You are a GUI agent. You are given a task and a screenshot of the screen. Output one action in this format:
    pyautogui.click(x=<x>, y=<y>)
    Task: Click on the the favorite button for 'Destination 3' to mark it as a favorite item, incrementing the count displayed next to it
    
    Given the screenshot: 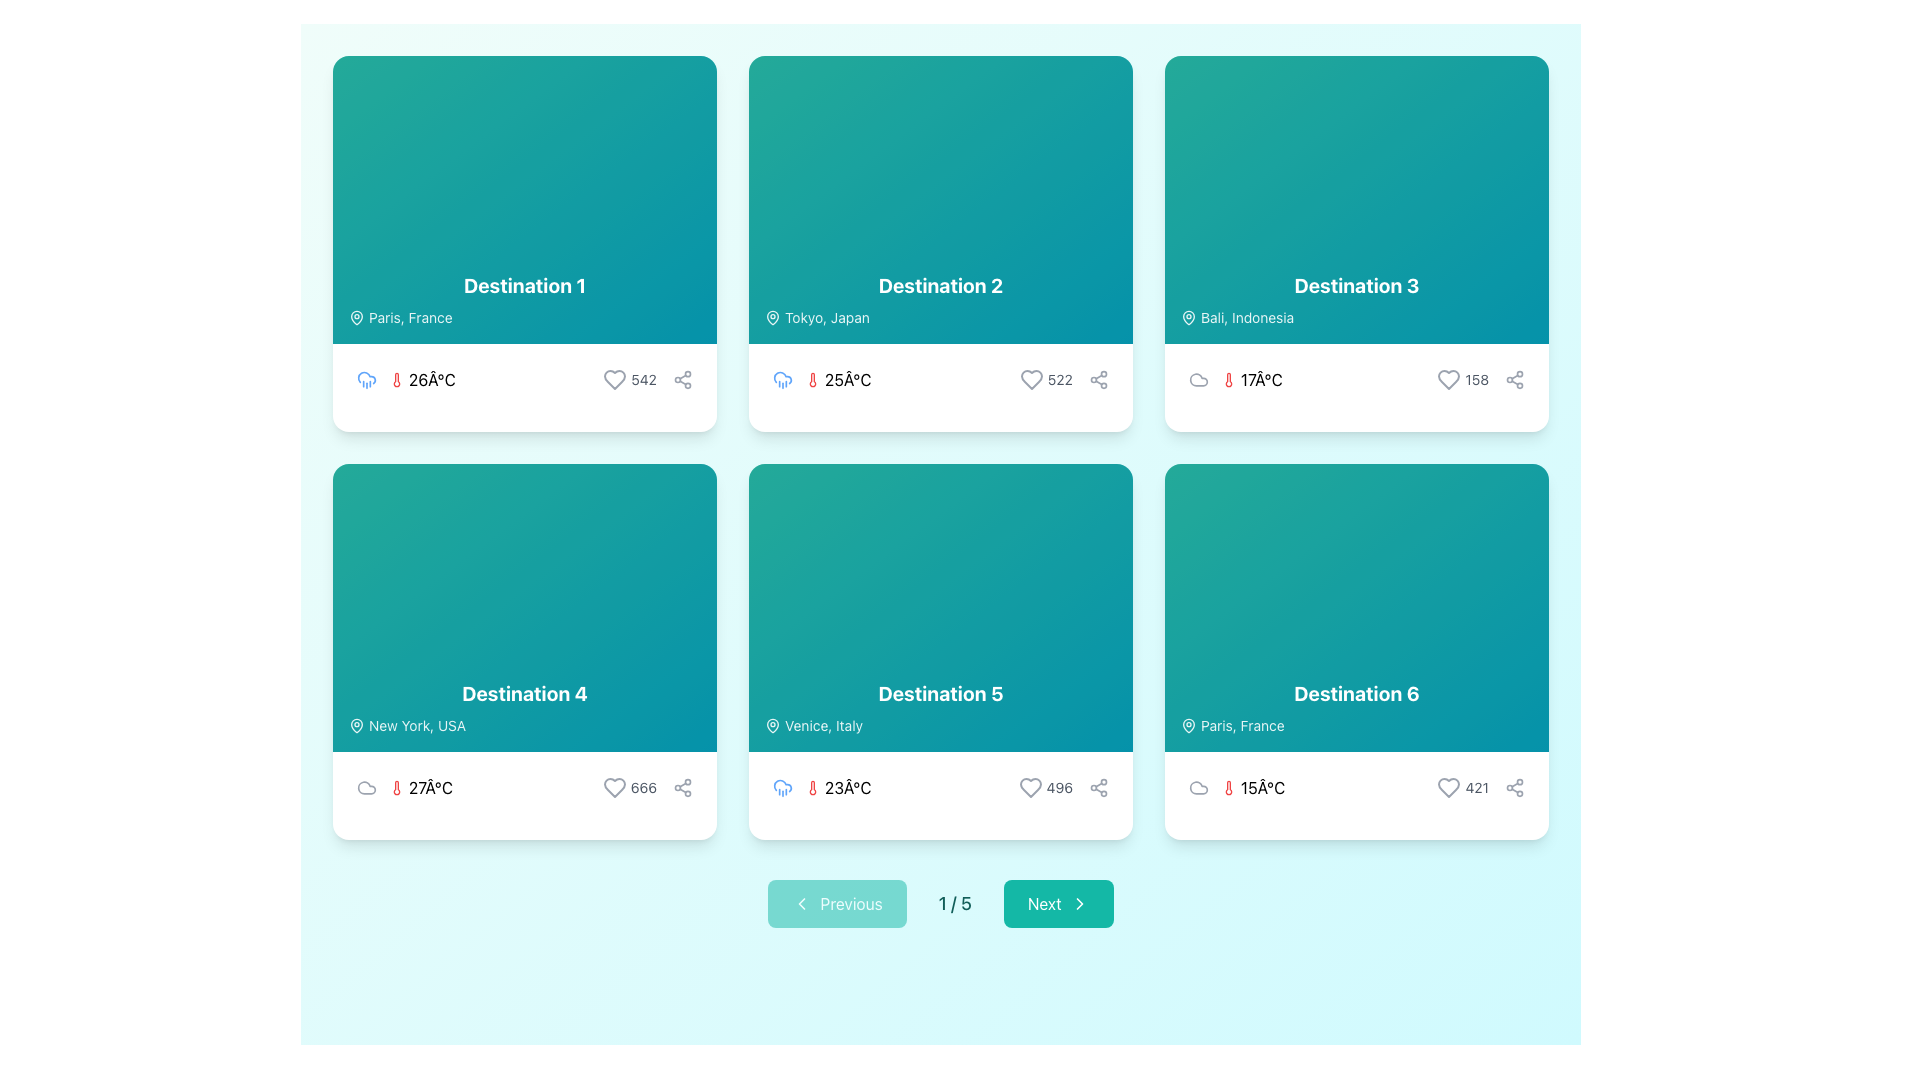 What is the action you would take?
    pyautogui.click(x=1449, y=380)
    